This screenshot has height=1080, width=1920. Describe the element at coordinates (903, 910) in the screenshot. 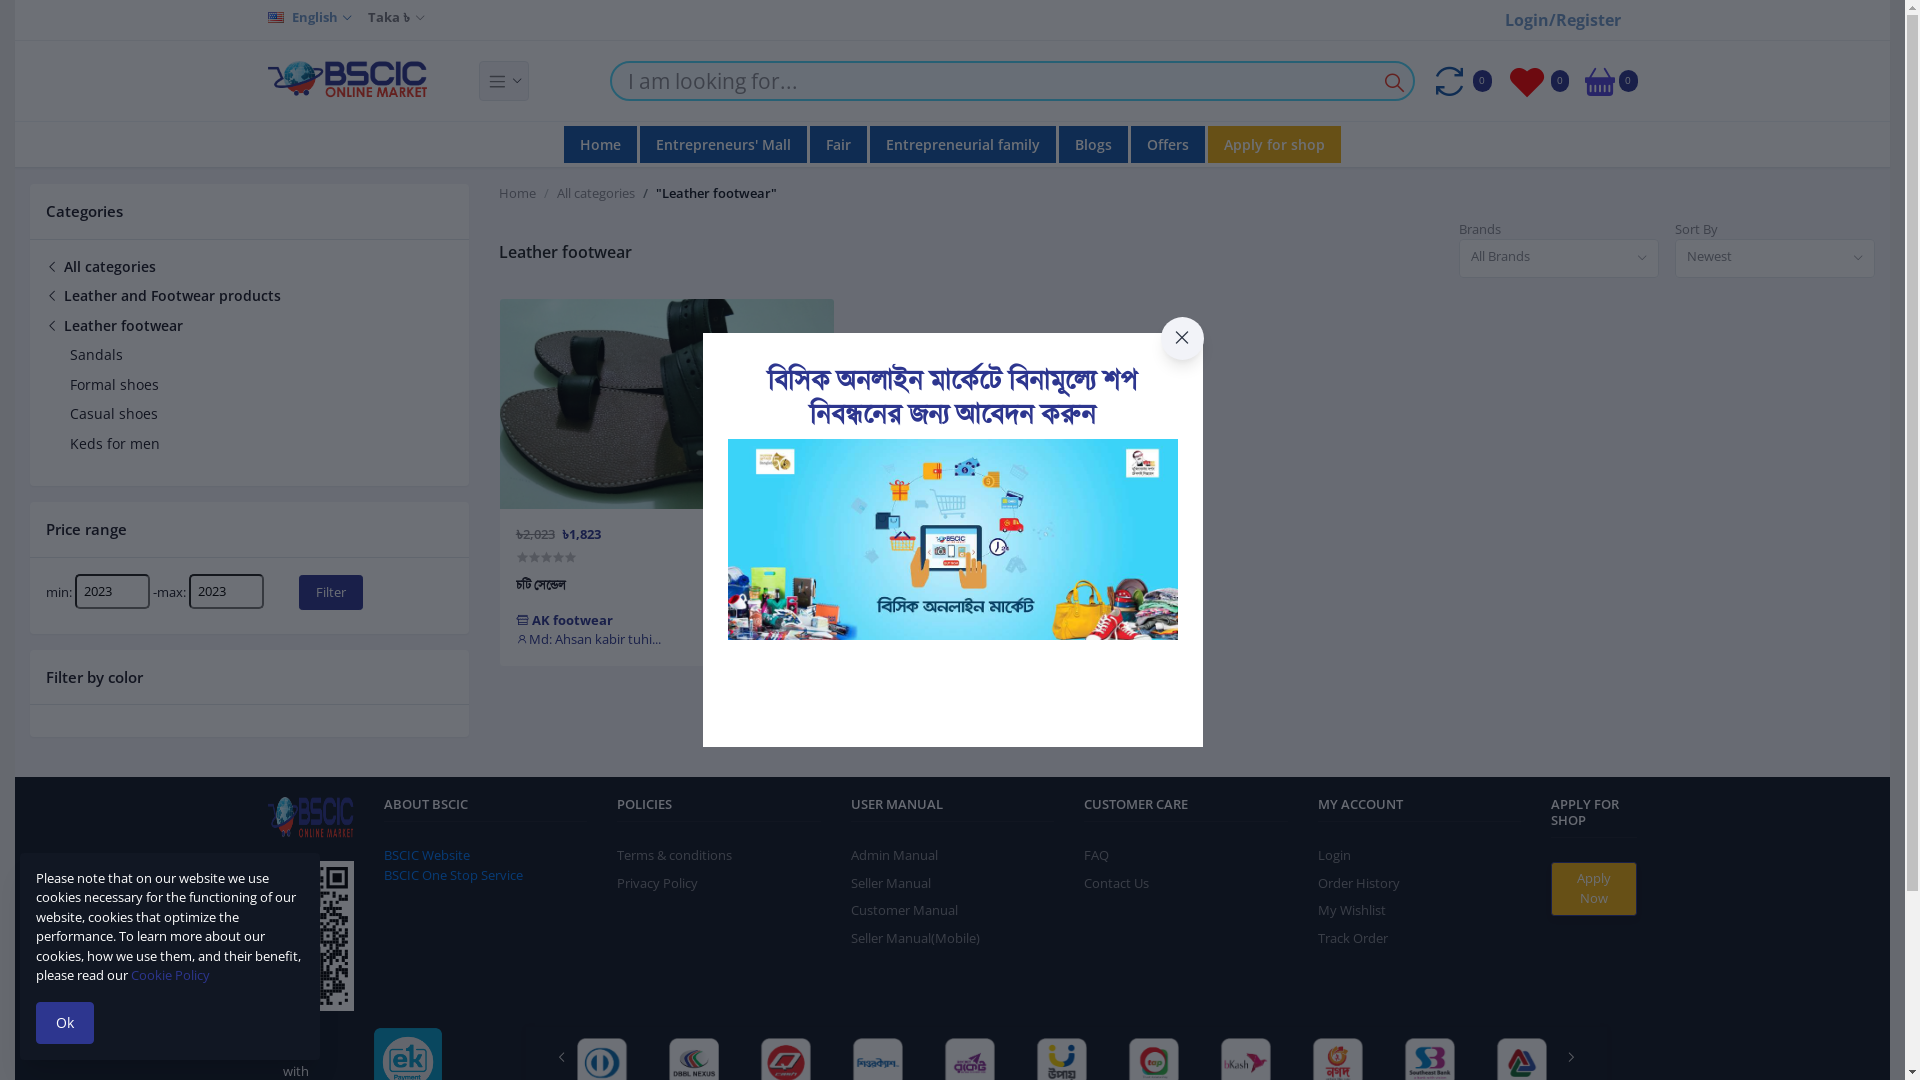

I see `'Customer Manual'` at that location.